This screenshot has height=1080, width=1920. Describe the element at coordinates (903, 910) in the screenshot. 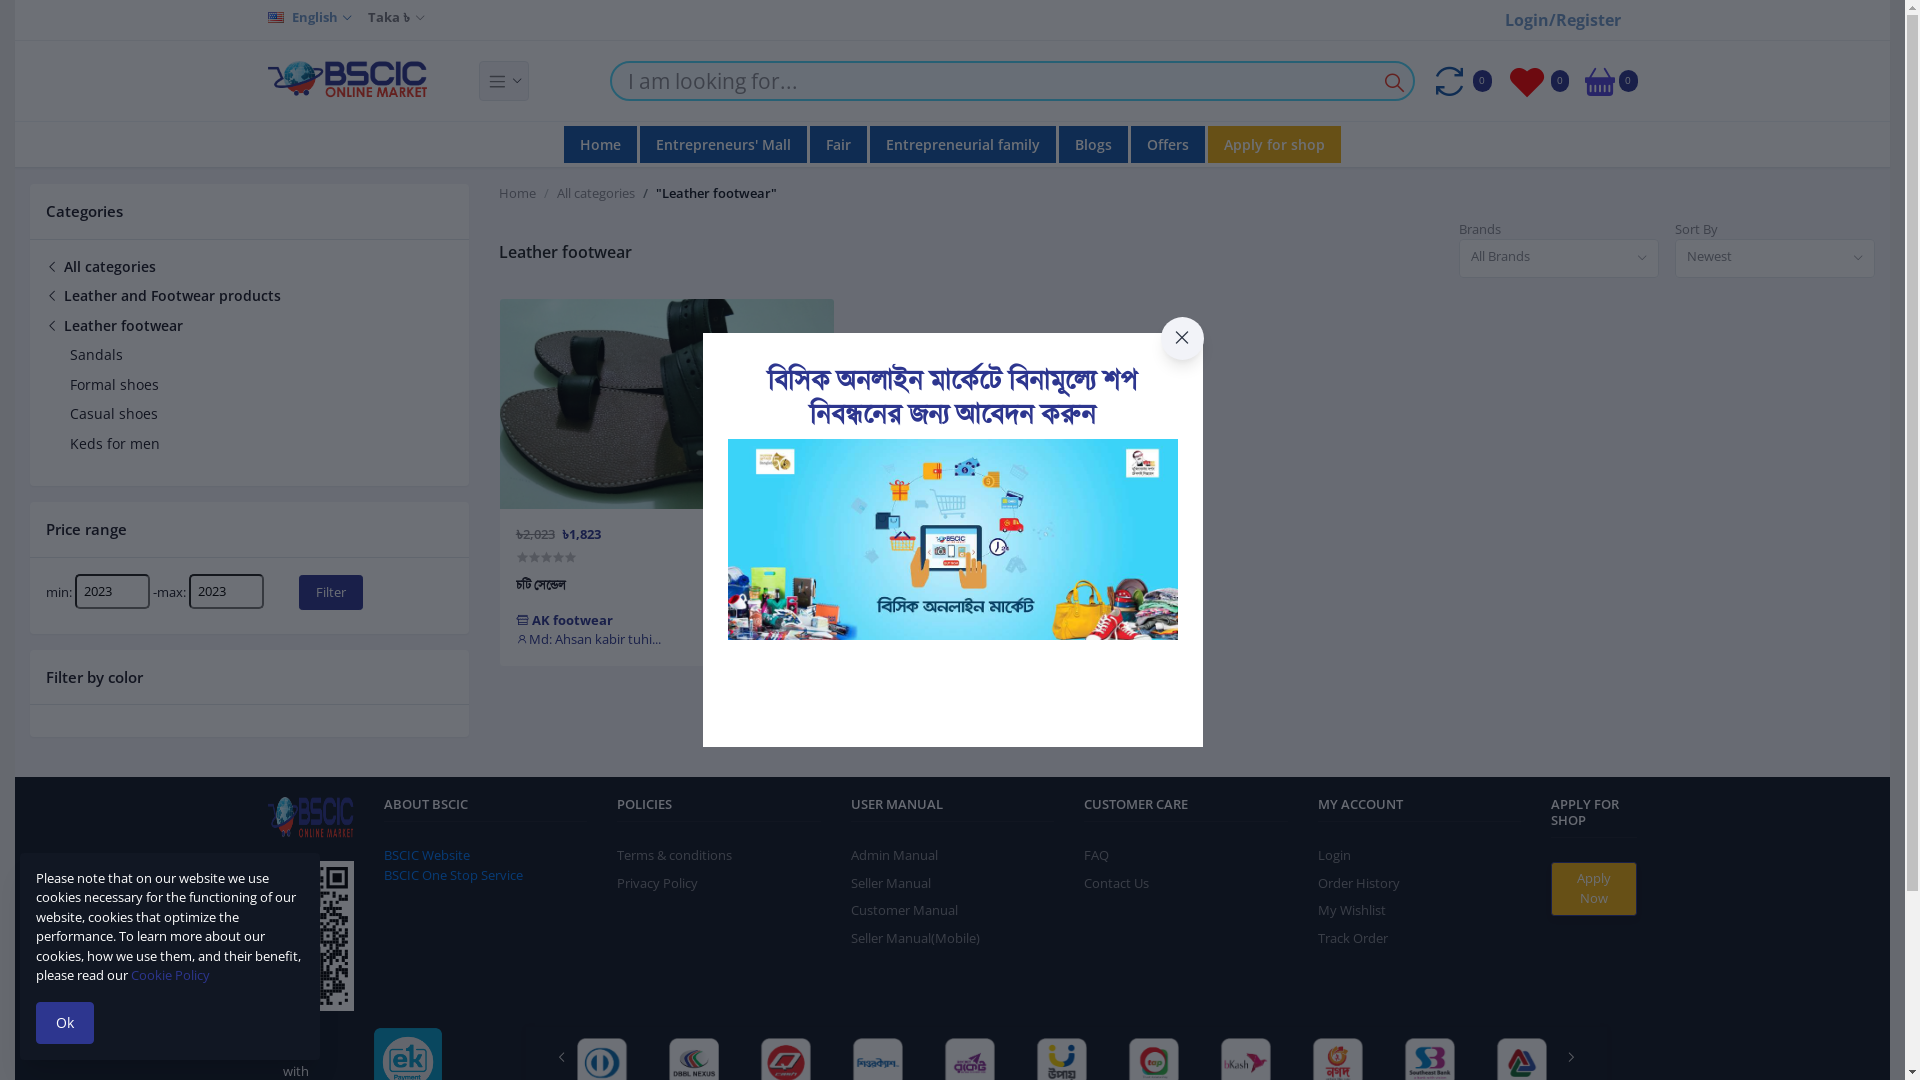

I see `'Customer Manual'` at that location.